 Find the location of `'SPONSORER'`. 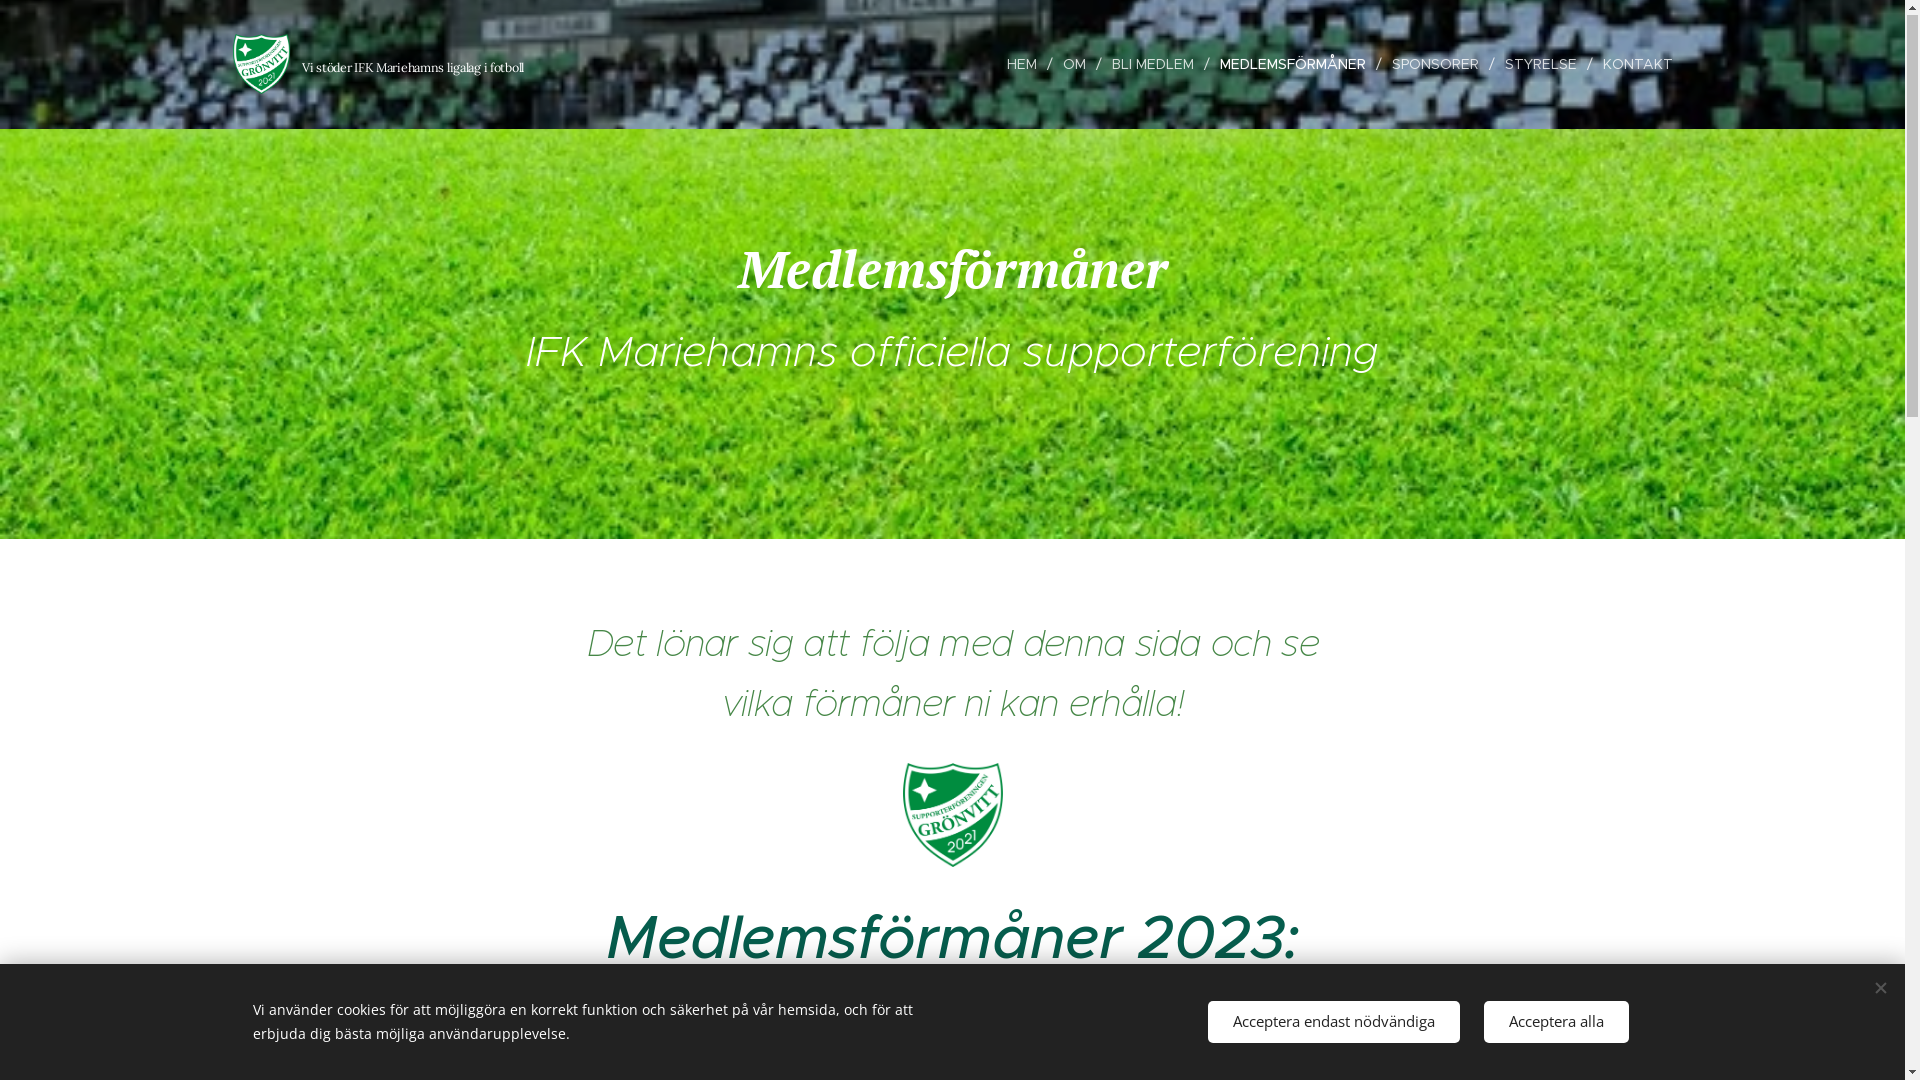

'SPONSORER' is located at coordinates (1437, 64).